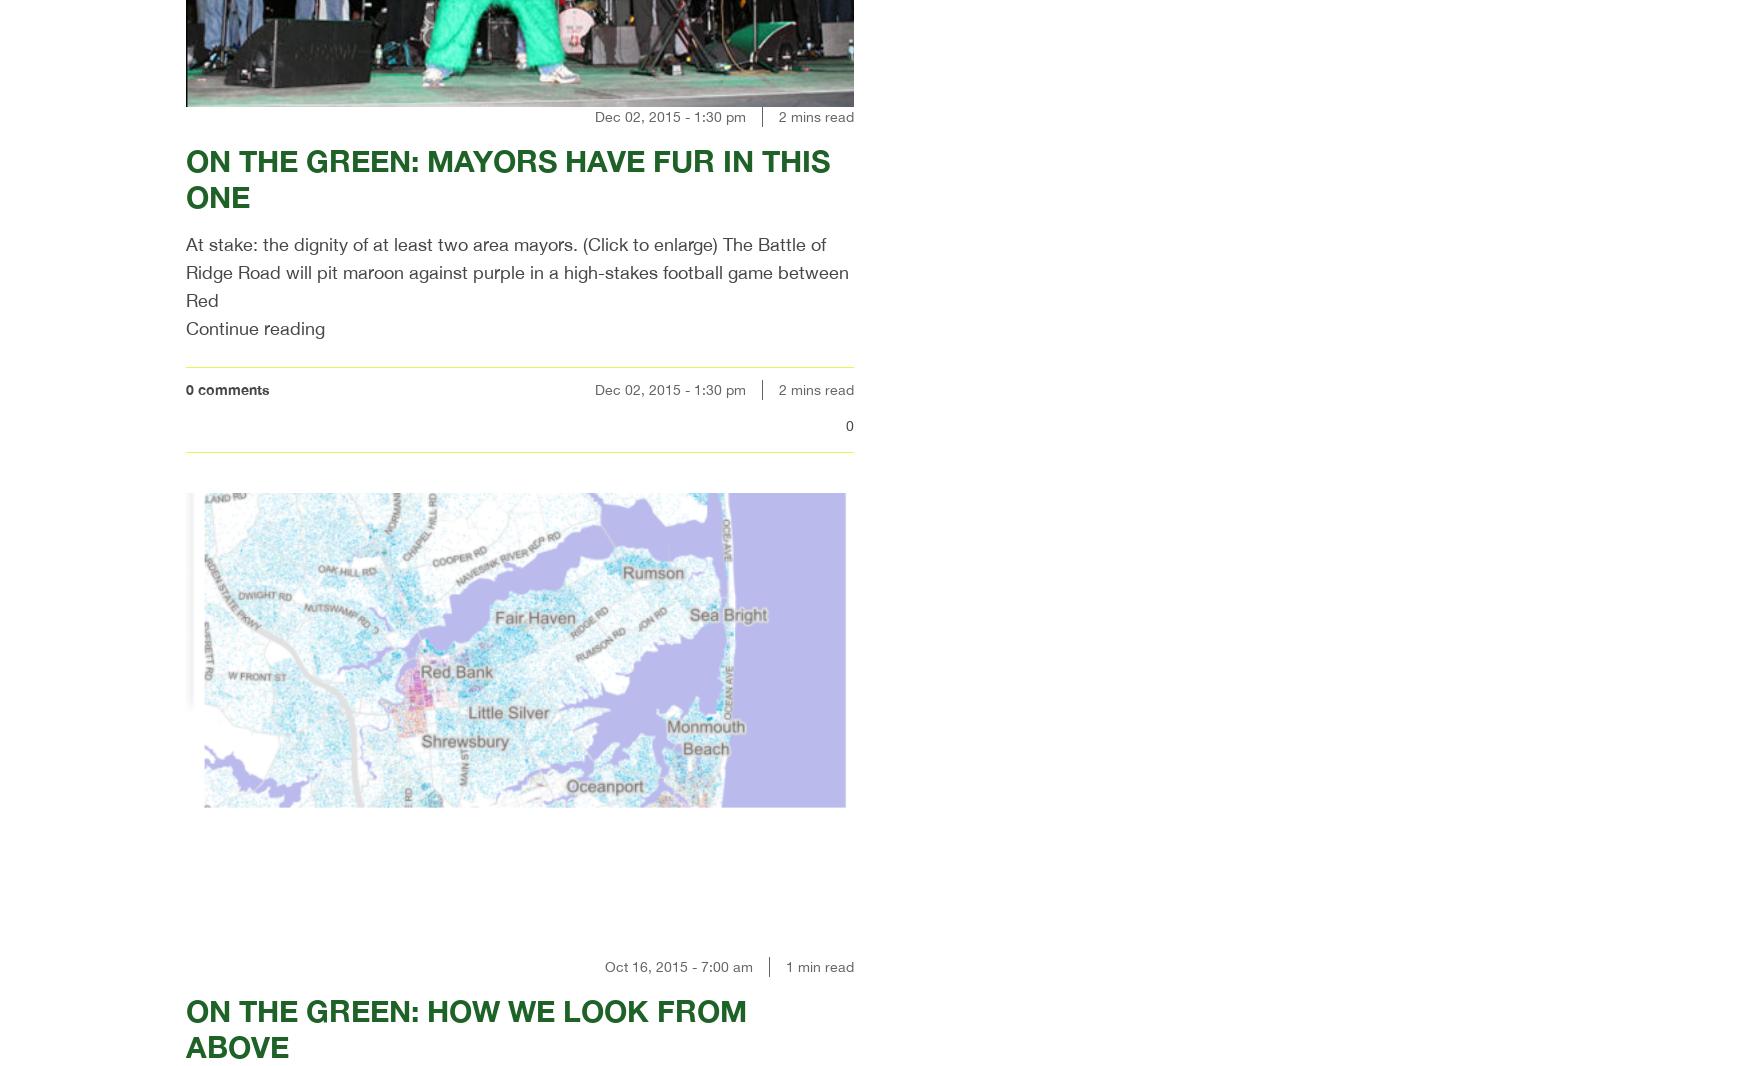 This screenshot has width=1740, height=1066. What do you see at coordinates (820, 966) in the screenshot?
I see `'1 min read'` at bounding box center [820, 966].